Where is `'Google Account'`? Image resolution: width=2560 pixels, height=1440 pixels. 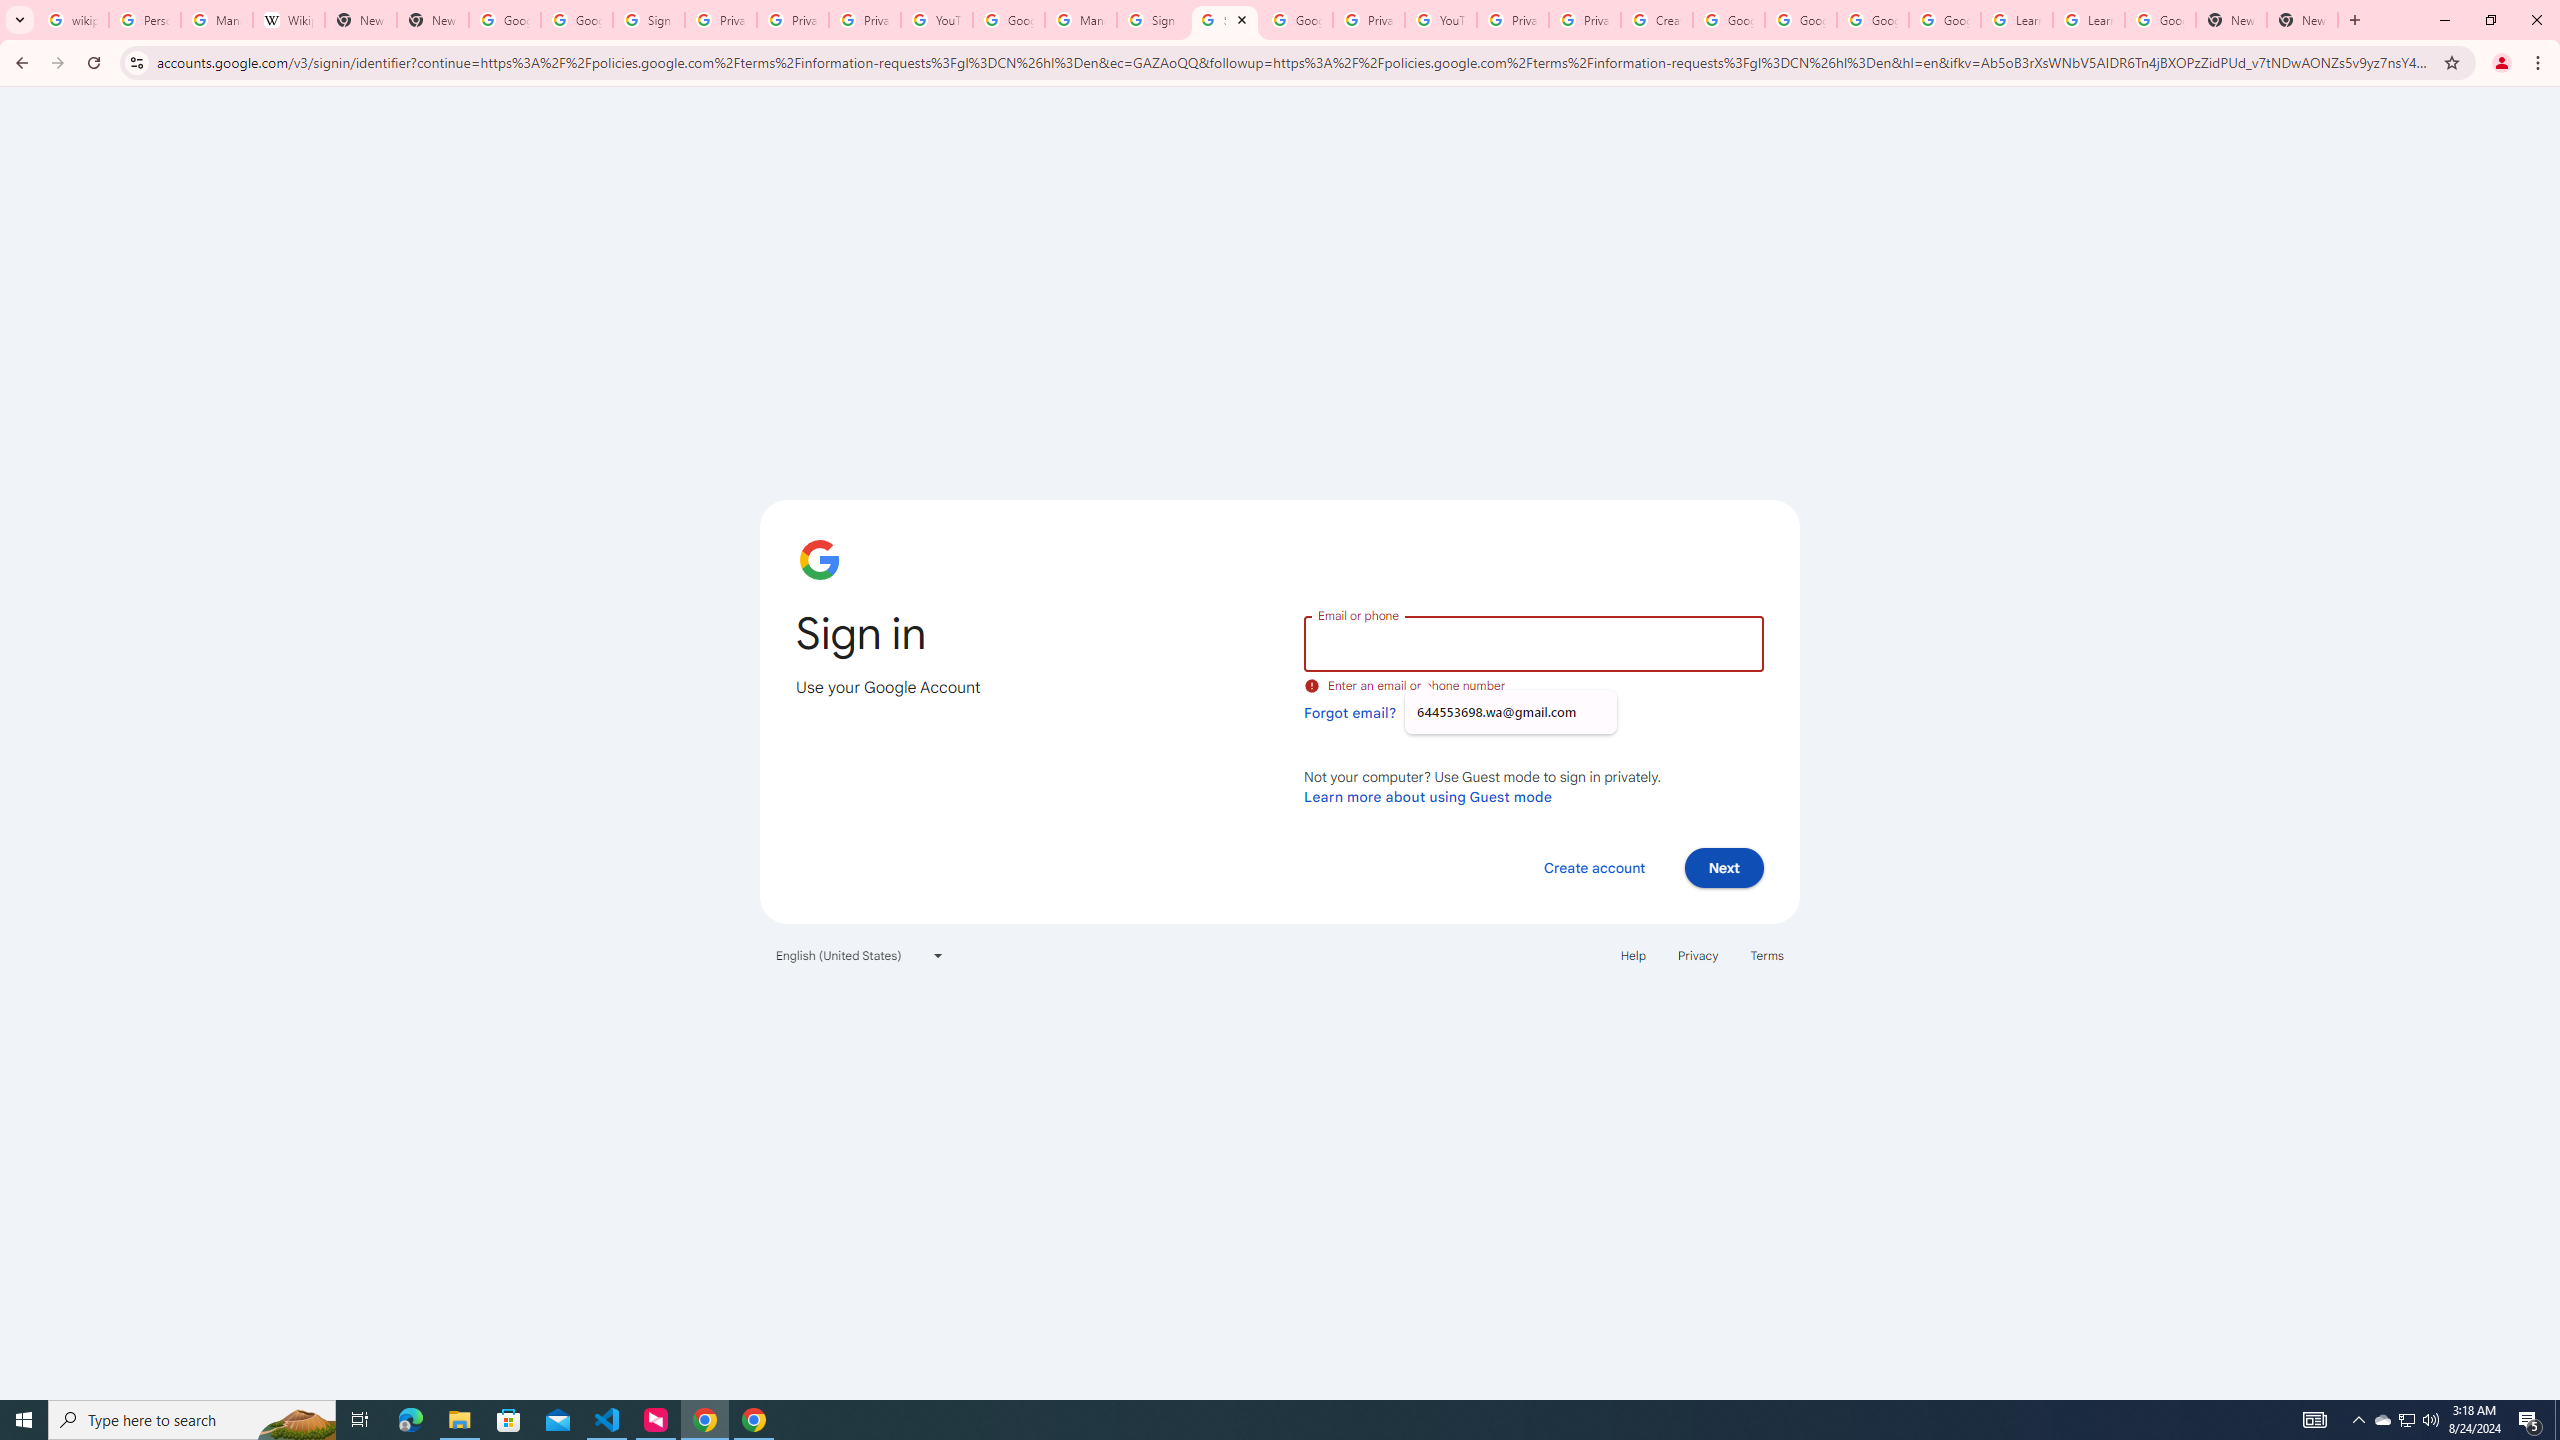
'Google Account' is located at coordinates (2160, 19).